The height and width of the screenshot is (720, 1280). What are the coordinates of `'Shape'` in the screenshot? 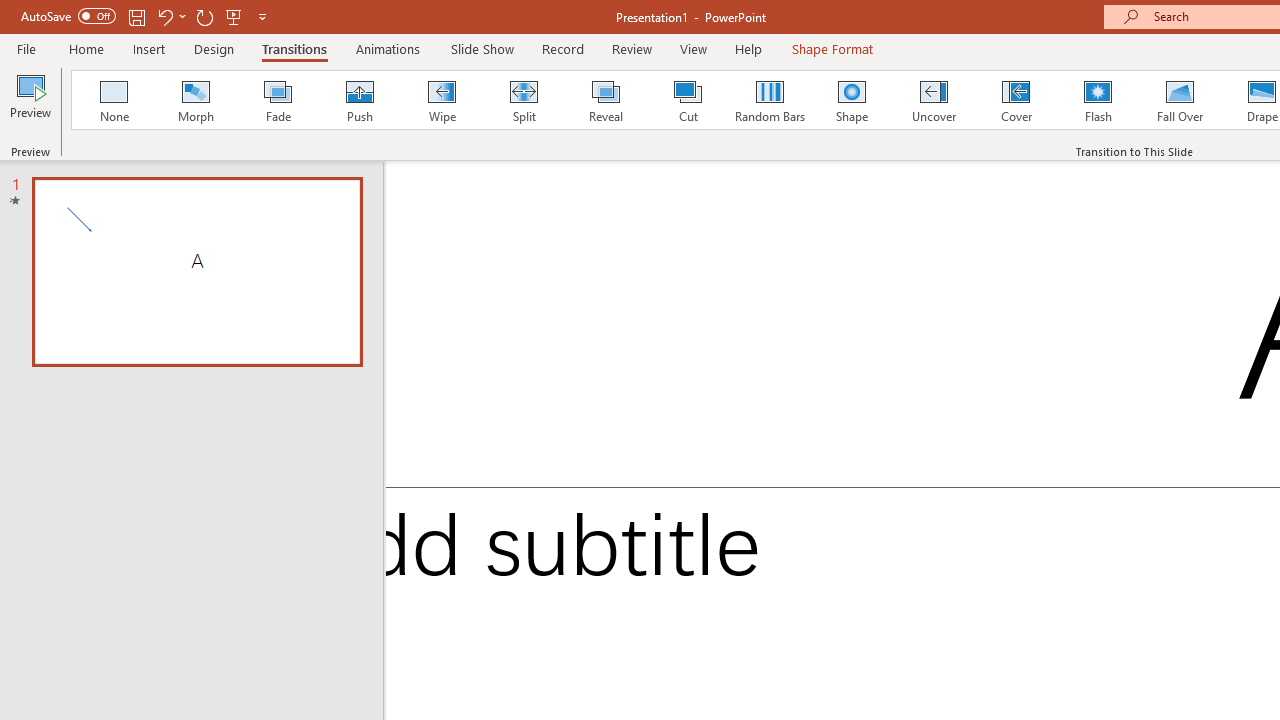 It's located at (852, 100).